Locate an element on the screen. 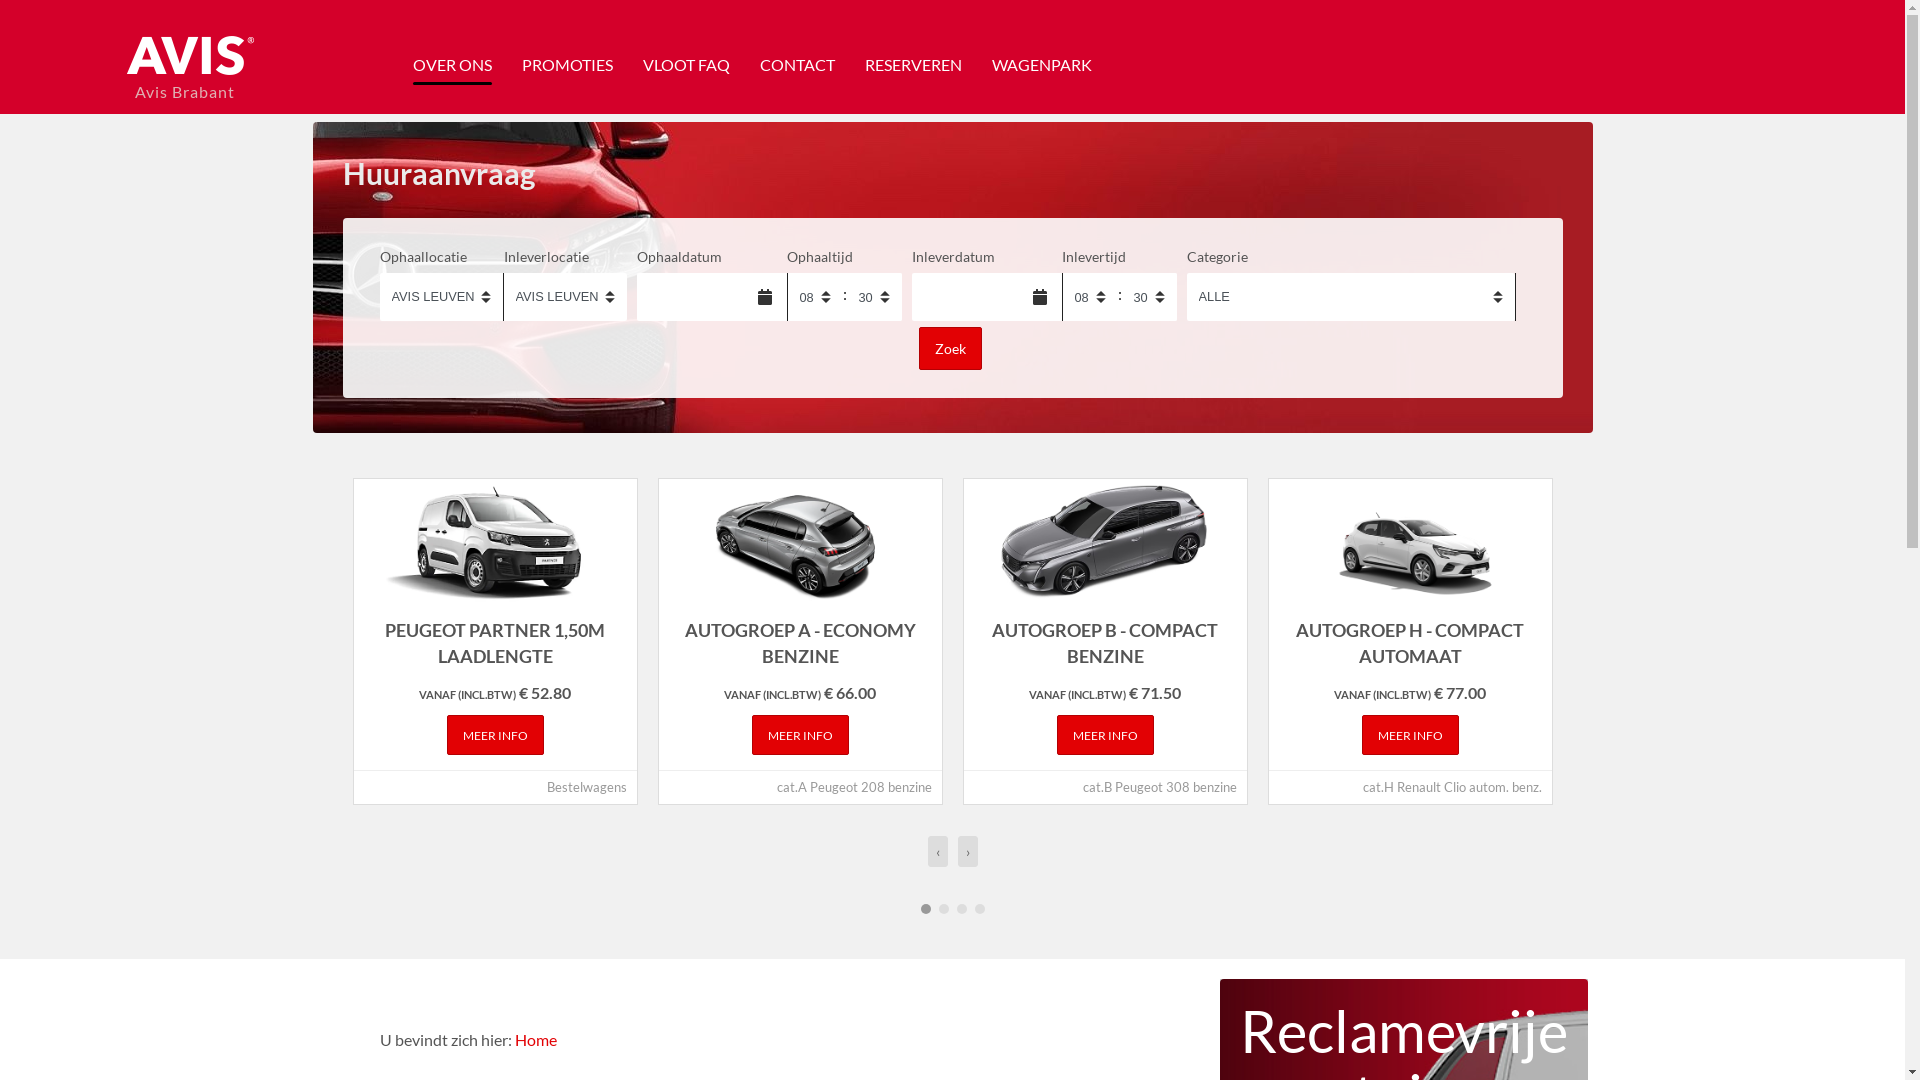 The height and width of the screenshot is (1080, 1920). 'MEER INFO' is located at coordinates (800, 735).